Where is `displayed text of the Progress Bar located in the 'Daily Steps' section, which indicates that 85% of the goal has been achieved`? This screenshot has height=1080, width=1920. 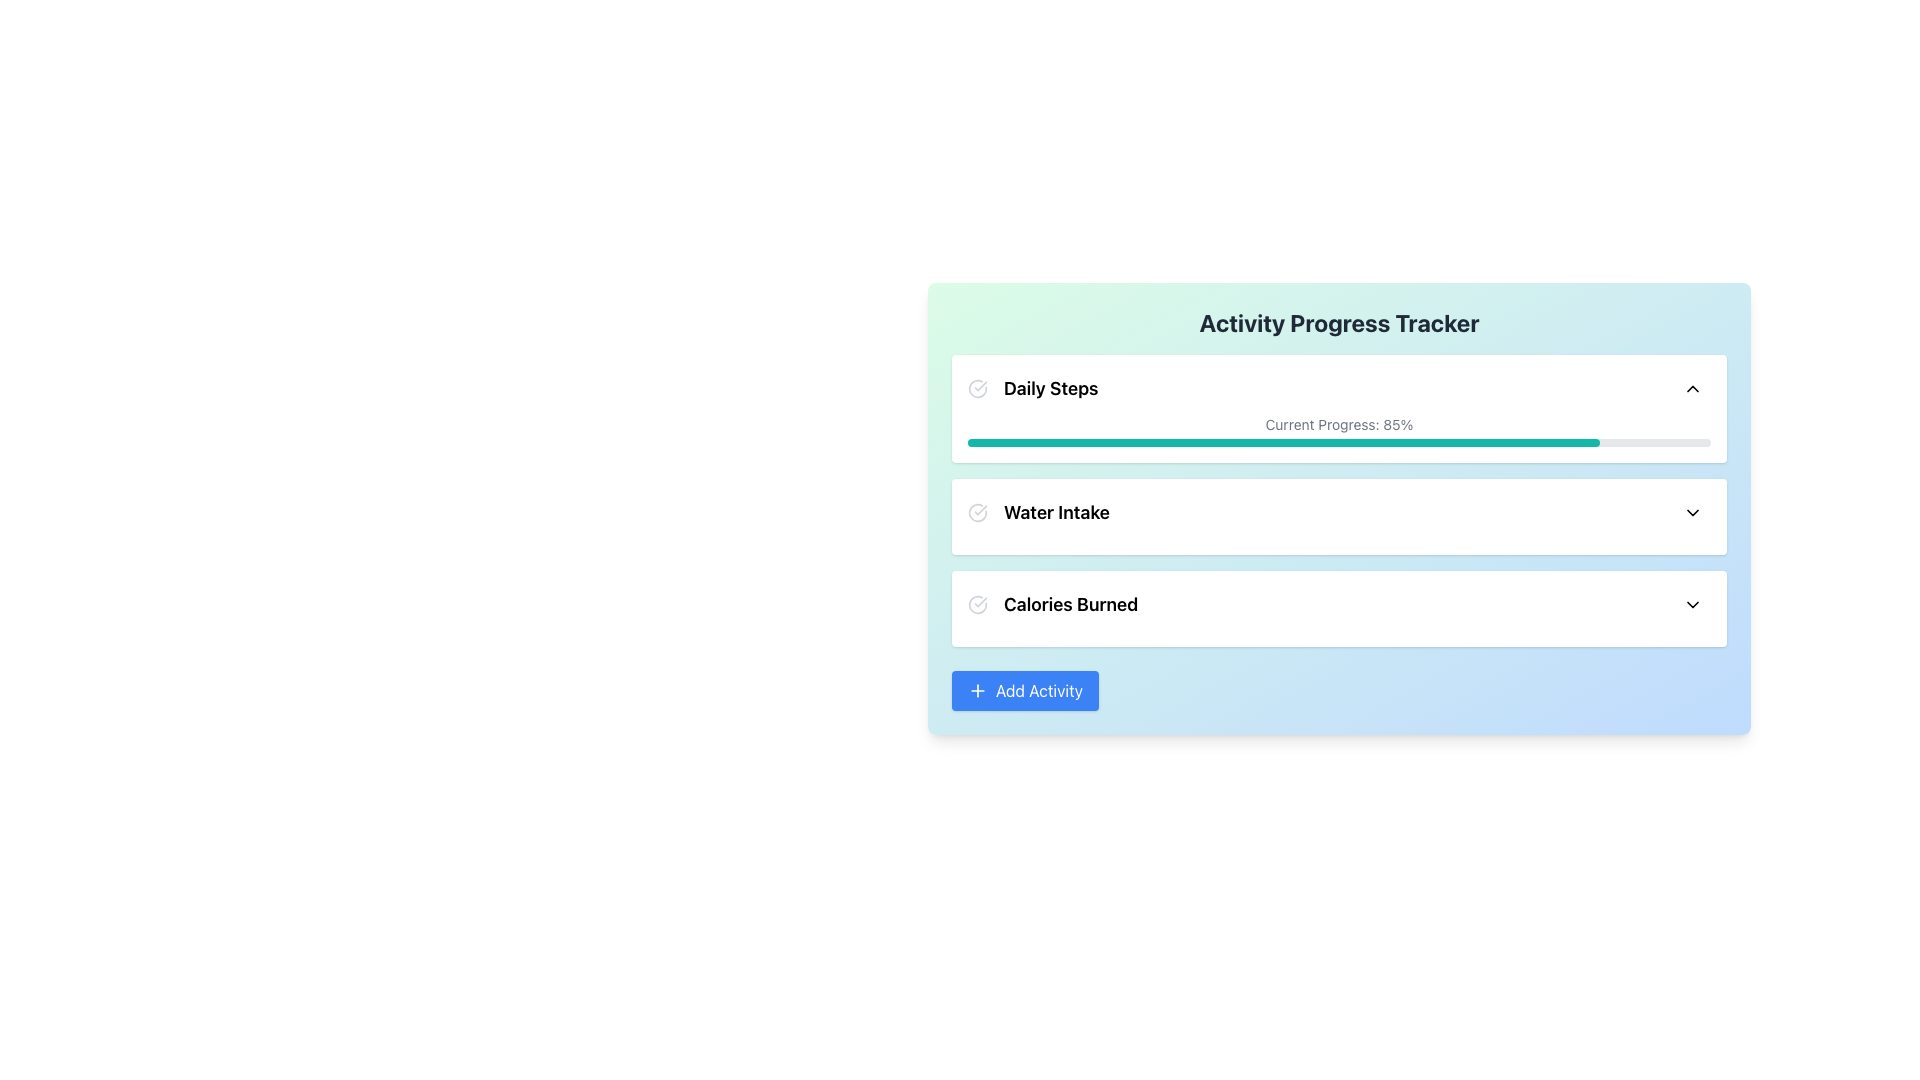
displayed text of the Progress Bar located in the 'Daily Steps' section, which indicates that 85% of the goal has been achieved is located at coordinates (1339, 430).